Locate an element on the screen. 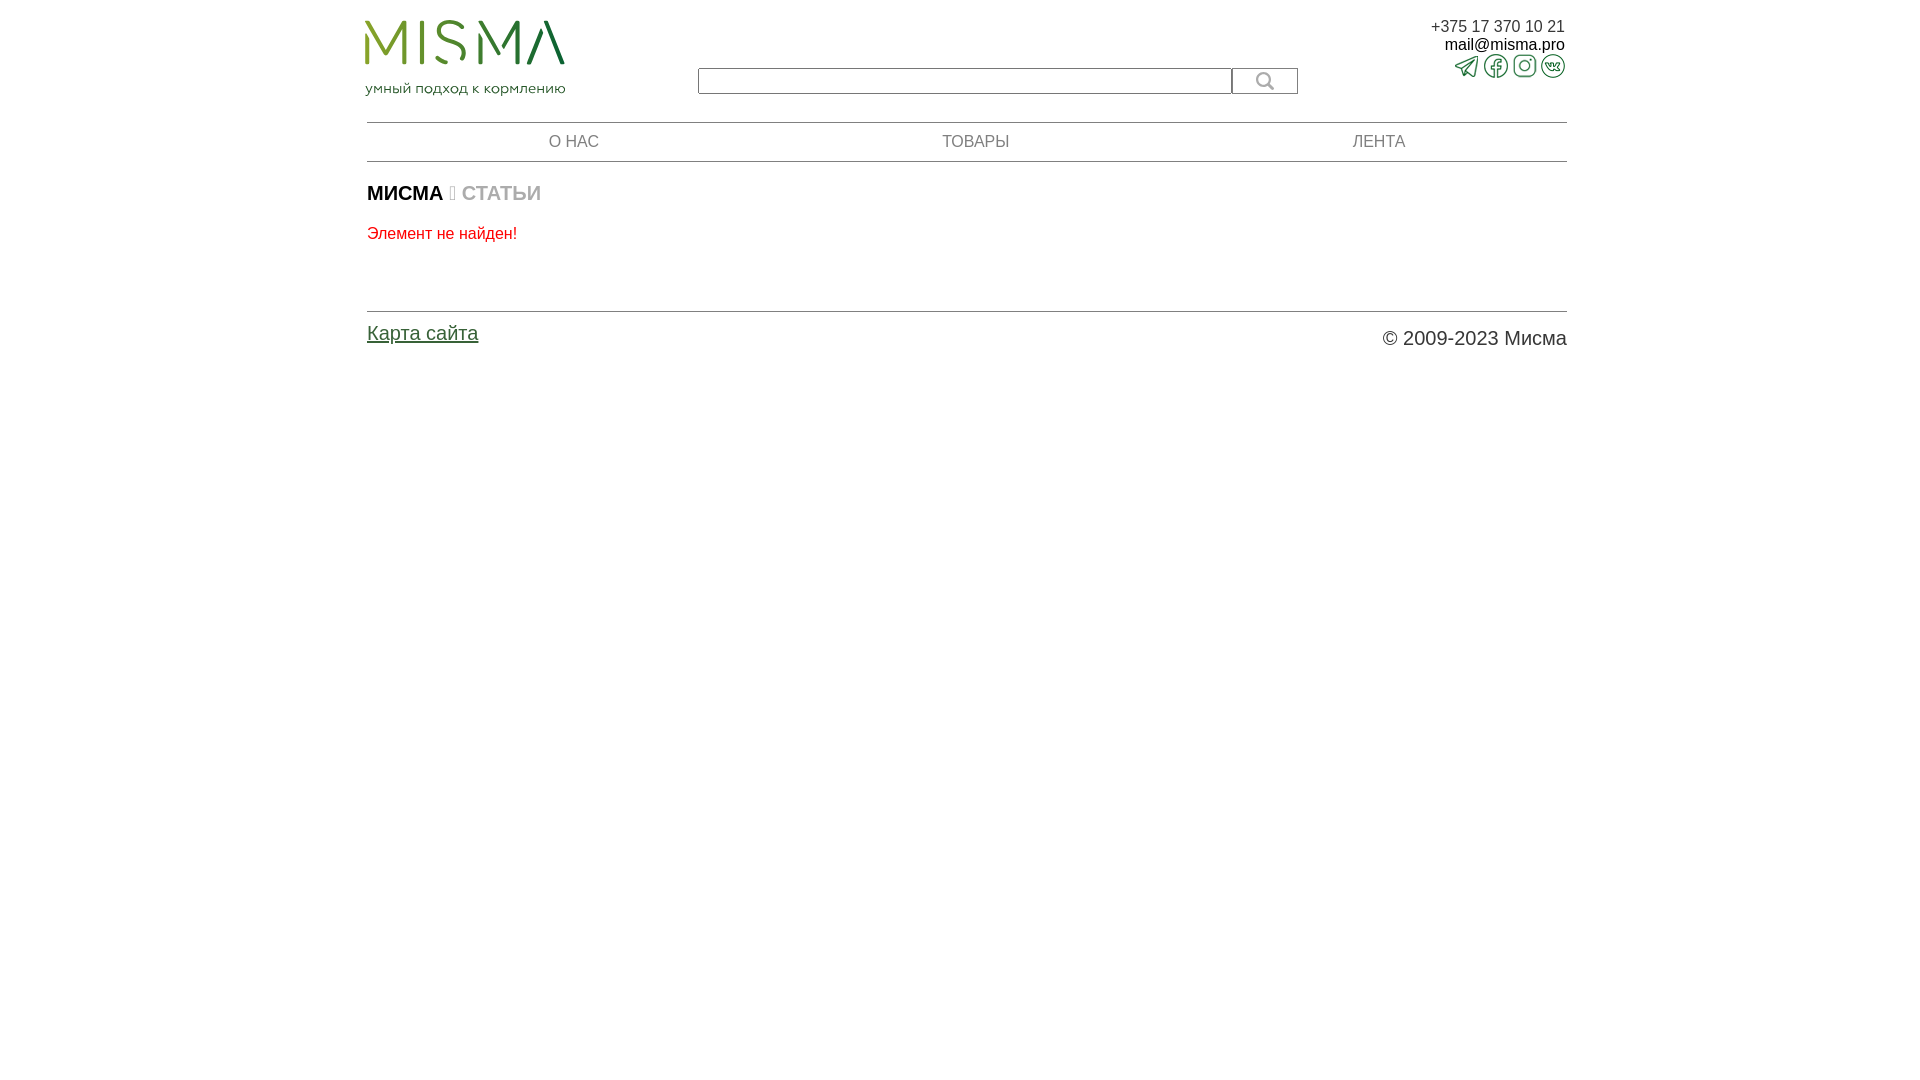 The width and height of the screenshot is (1920, 1080). 'mail@misma.pro' is located at coordinates (1429, 45).